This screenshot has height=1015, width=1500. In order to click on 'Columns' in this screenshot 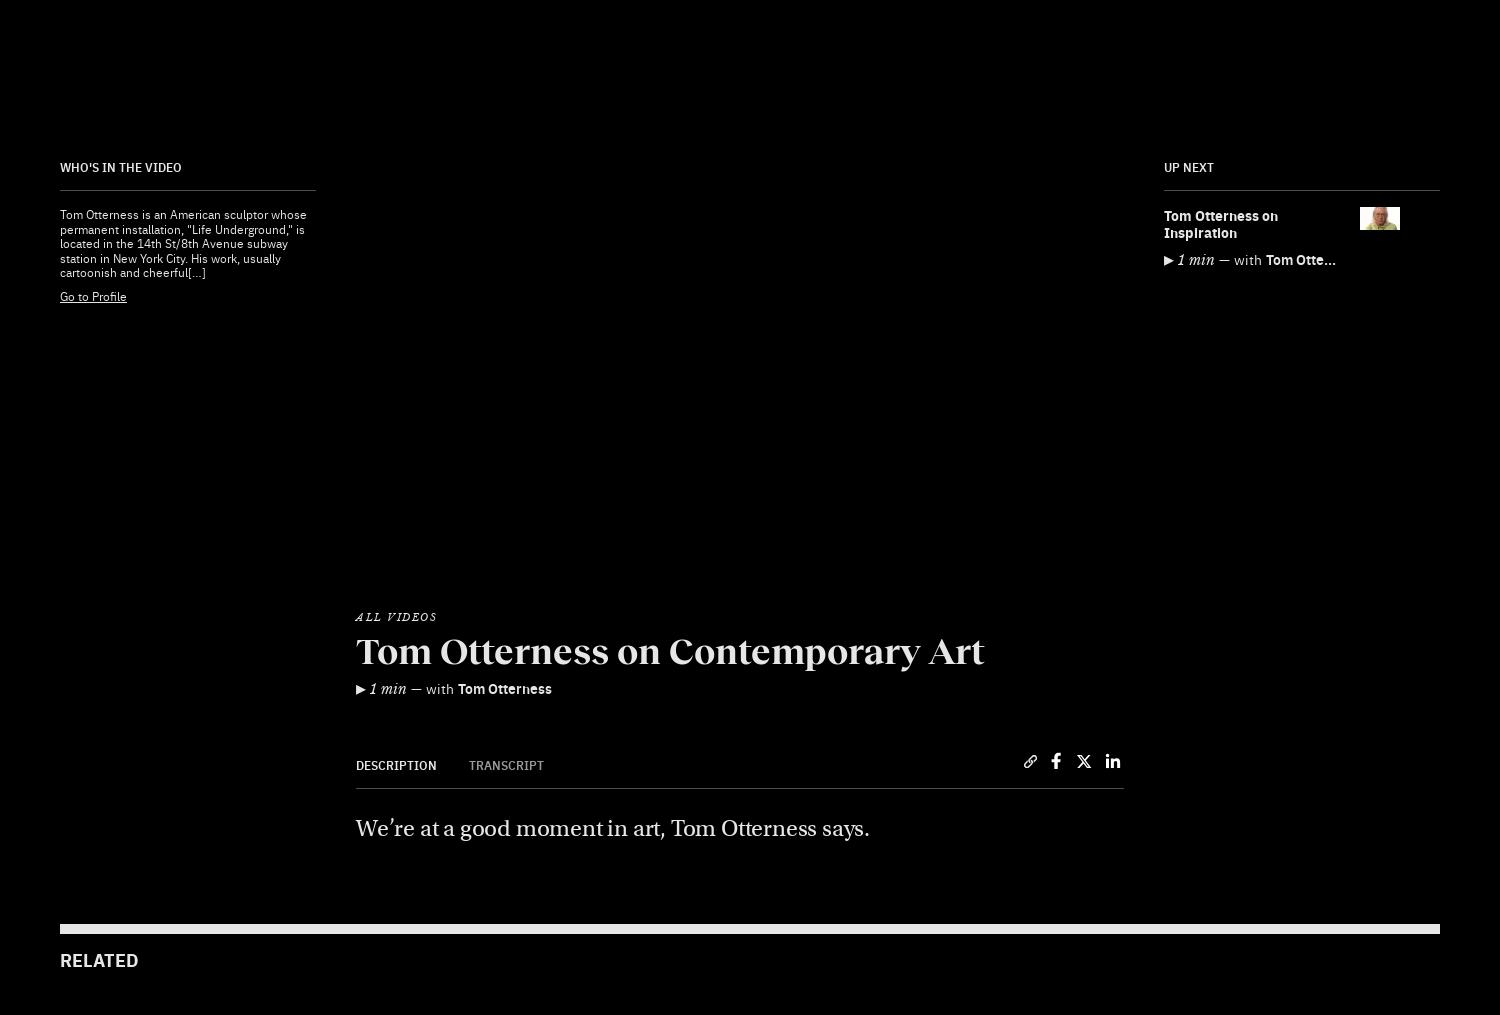, I will do `click(790, 503)`.